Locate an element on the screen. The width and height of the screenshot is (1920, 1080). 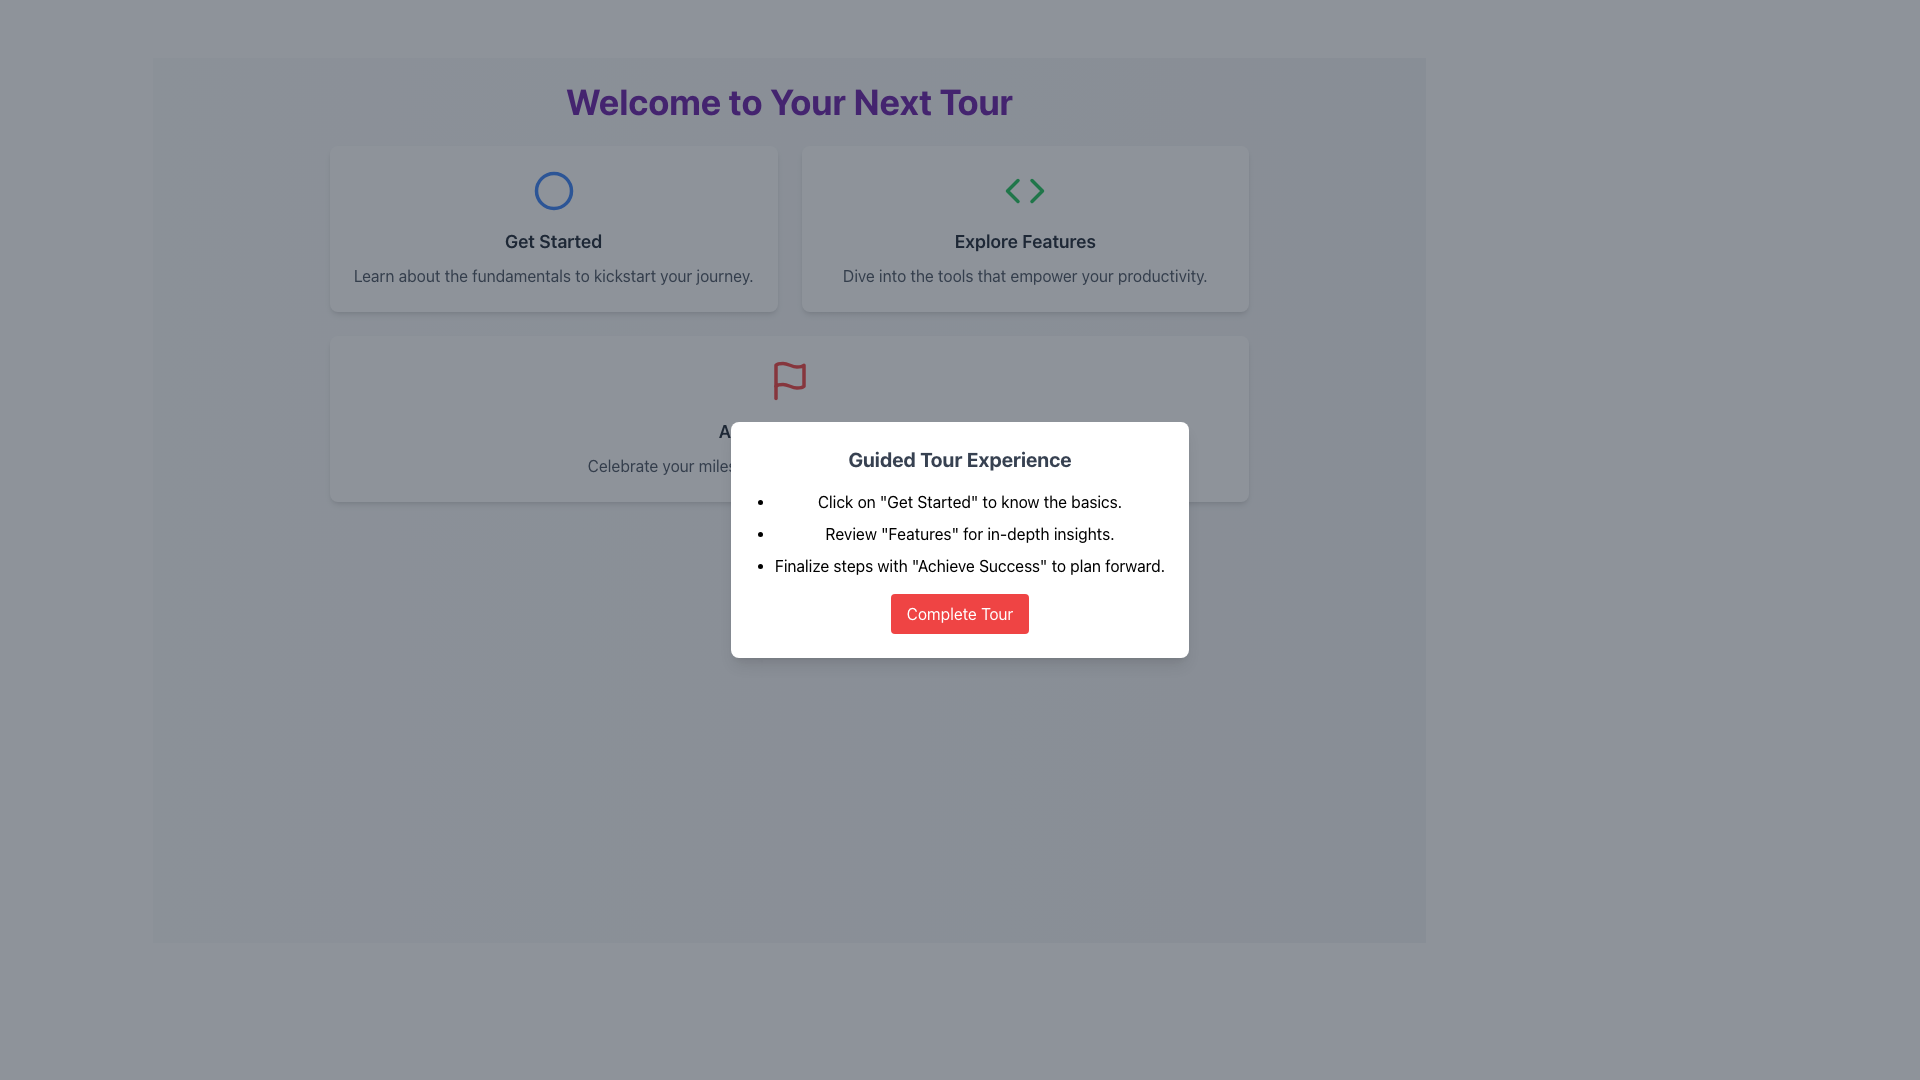
the instructional text in the modal dialog box titled 'Guided Tour Experience' that provides guidance on initiating the journey by clicking the 'Get Started' button is located at coordinates (969, 500).